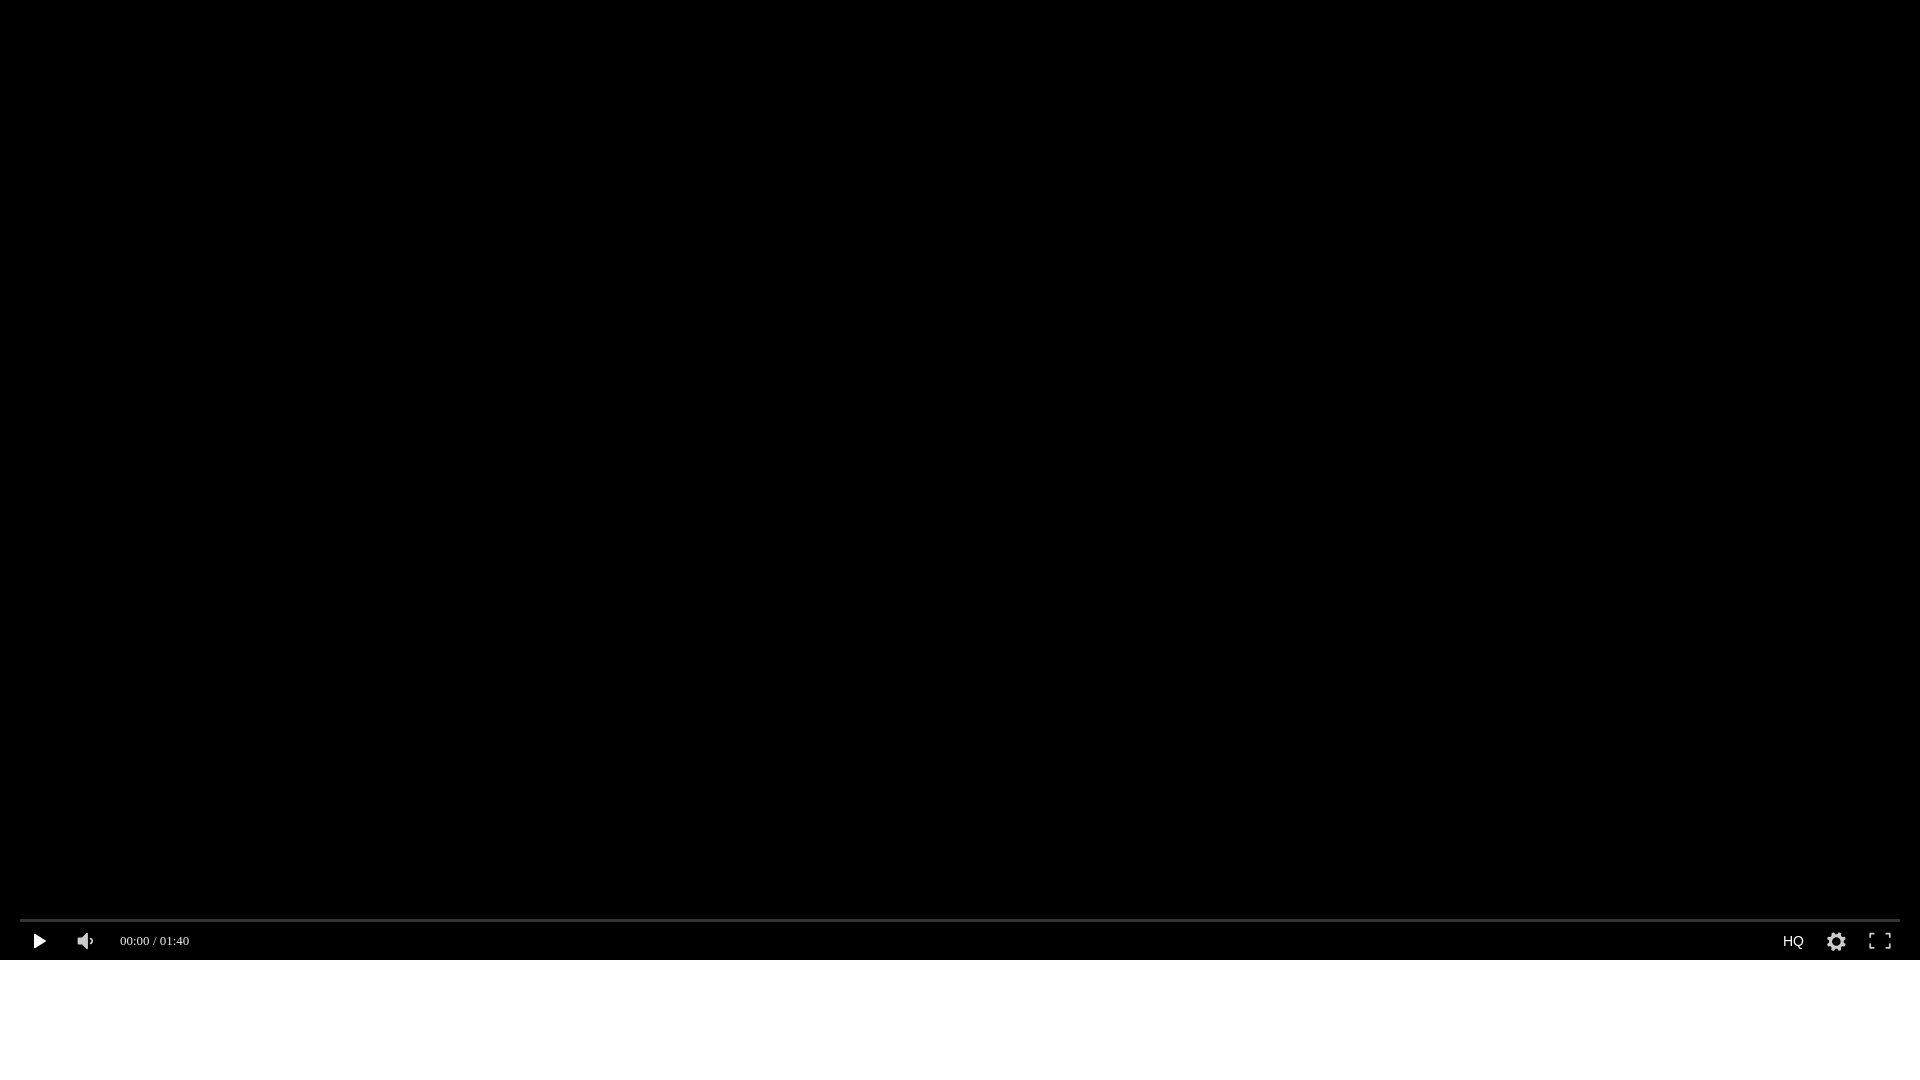 The width and height of the screenshot is (1920, 1080). I want to click on 'HQ', so click(1793, 941).